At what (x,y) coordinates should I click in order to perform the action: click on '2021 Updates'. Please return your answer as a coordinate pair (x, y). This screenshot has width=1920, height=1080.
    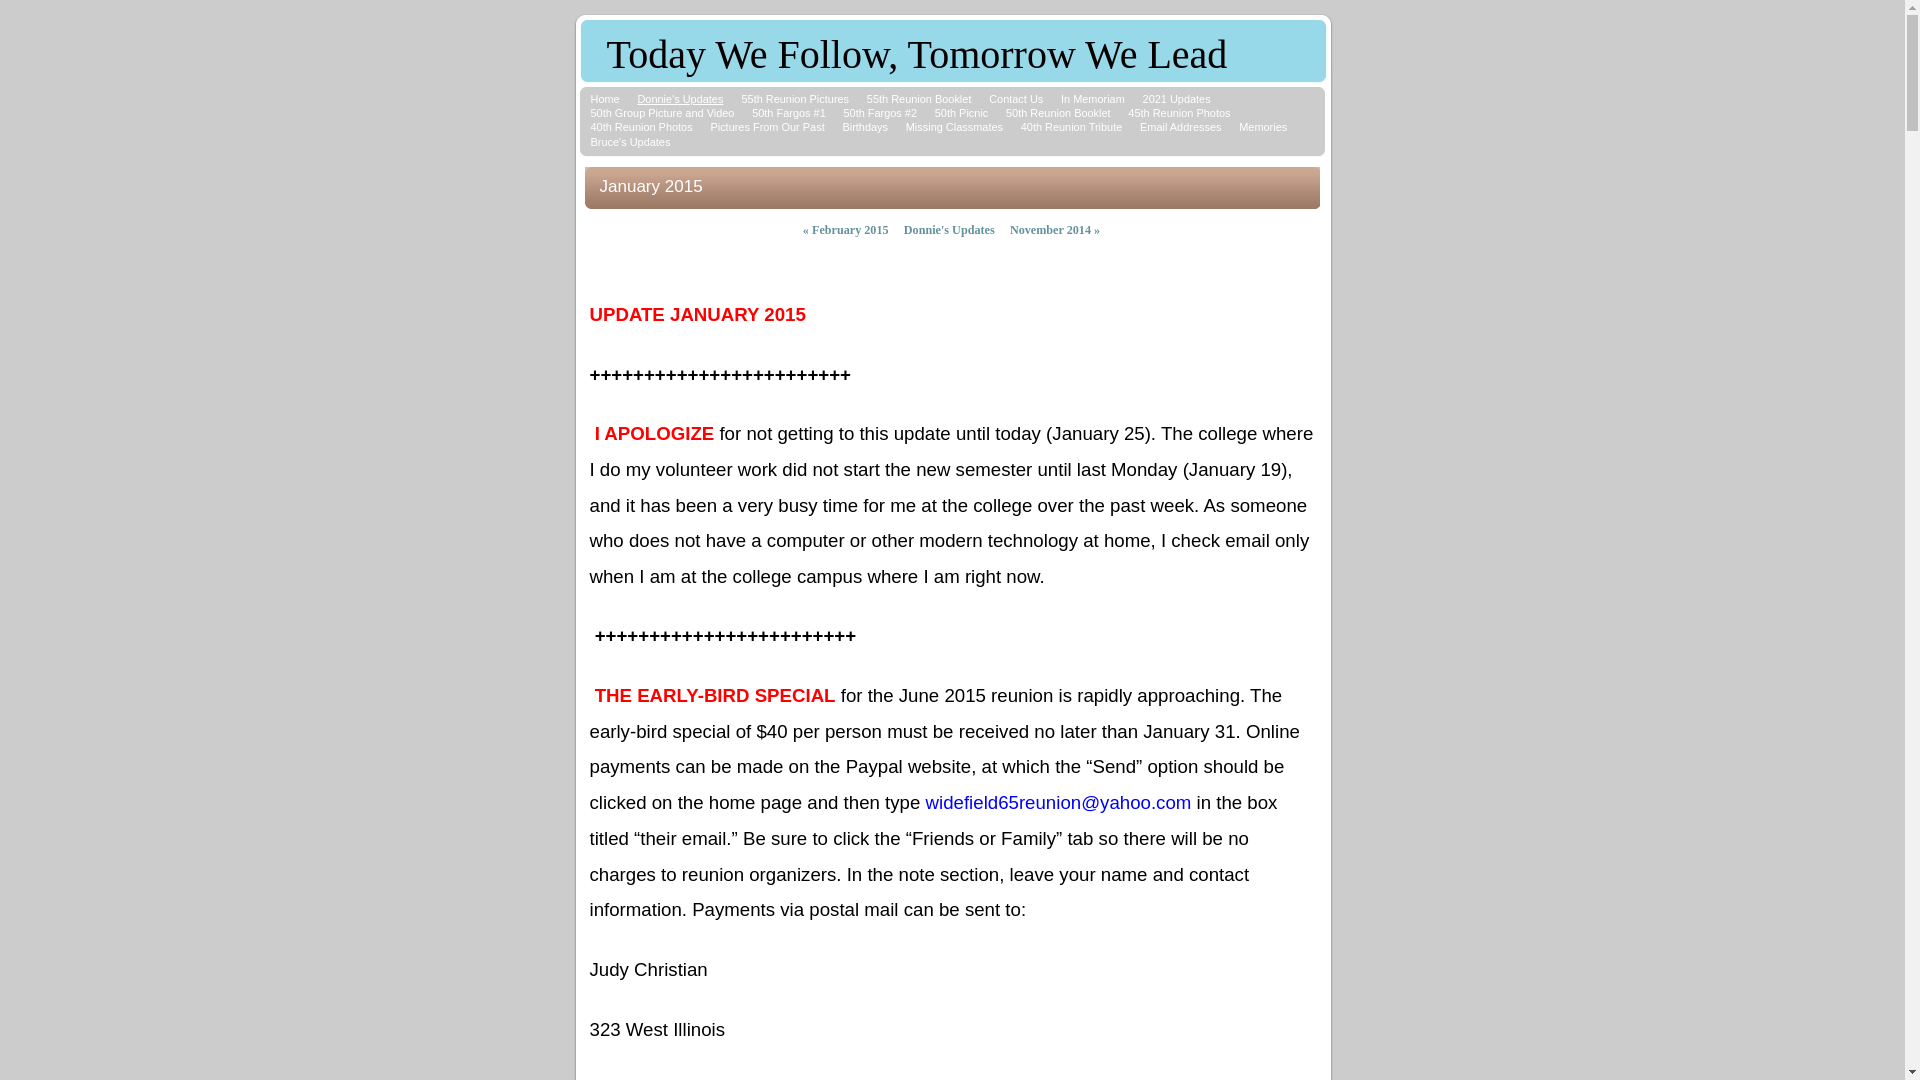
    Looking at the image, I should click on (1176, 99).